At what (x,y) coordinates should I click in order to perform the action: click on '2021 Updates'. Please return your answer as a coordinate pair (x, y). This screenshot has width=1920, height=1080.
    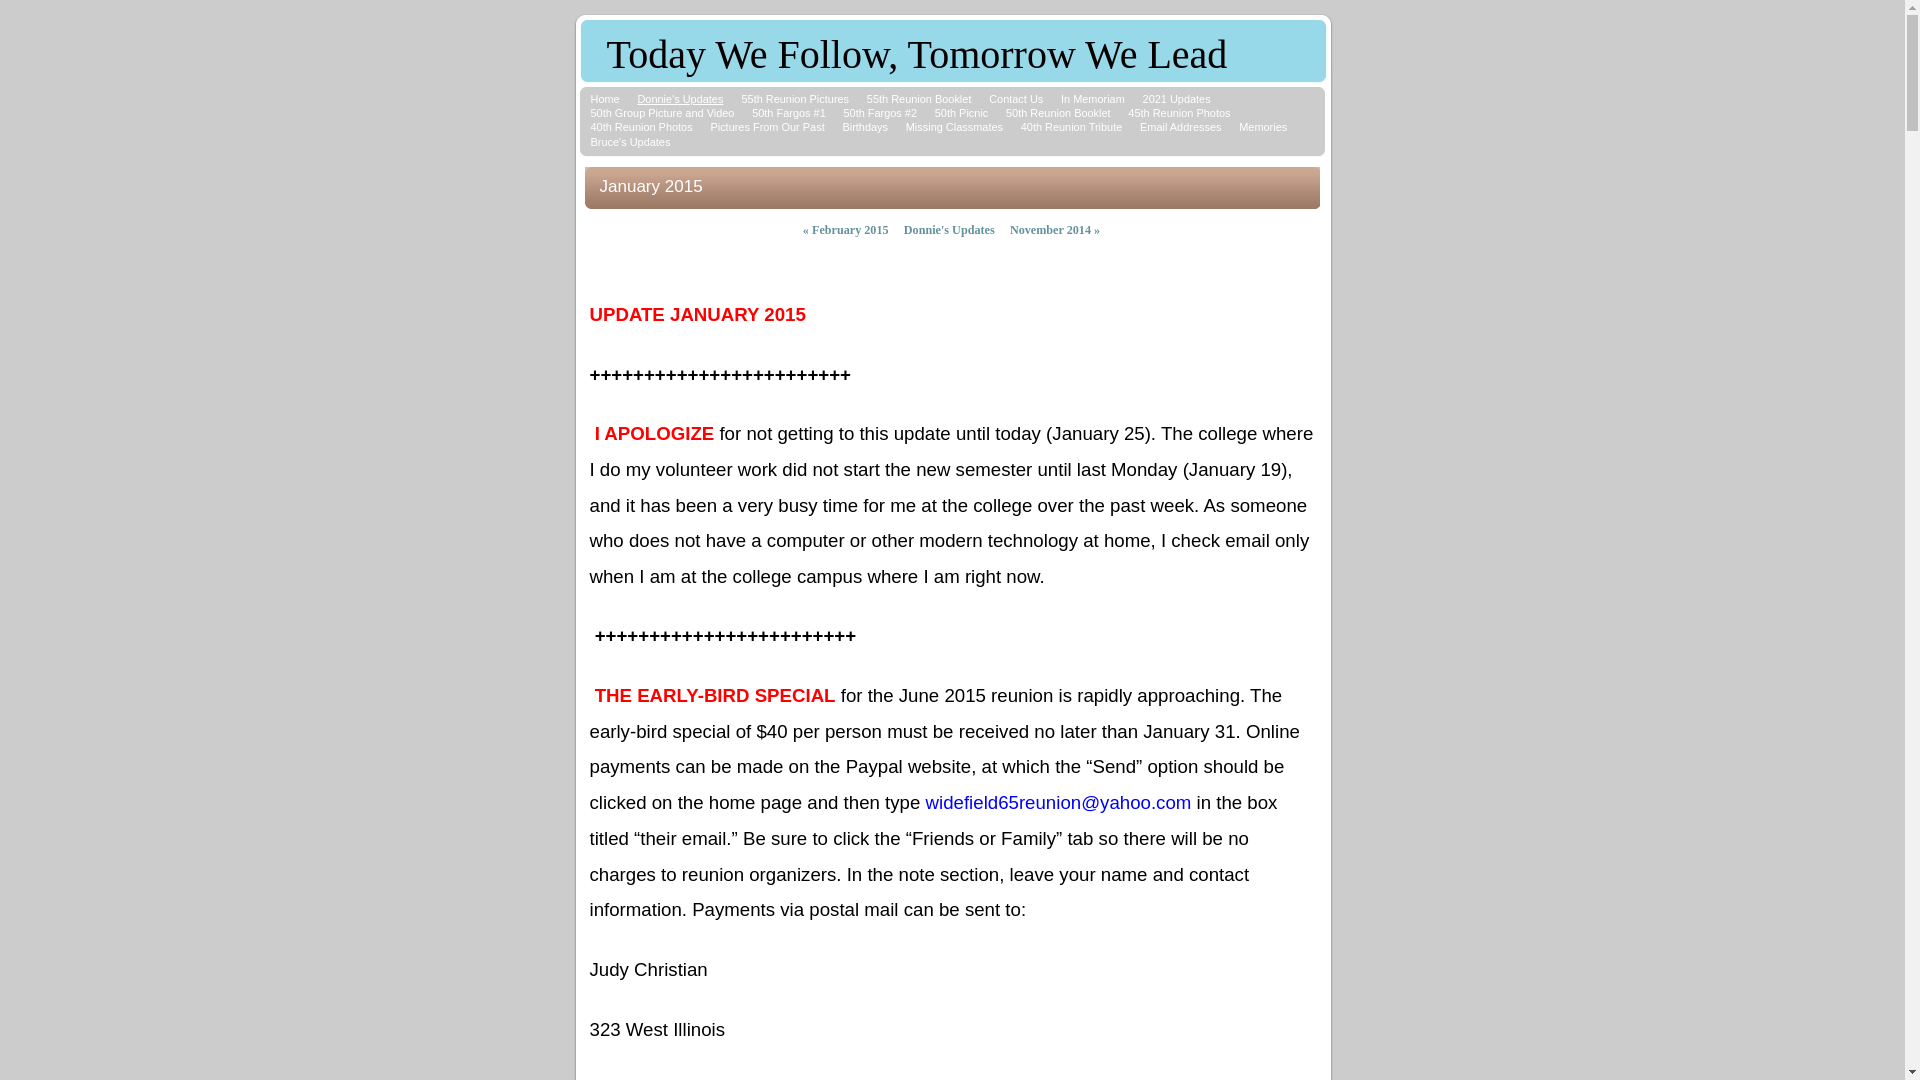
    Looking at the image, I should click on (1176, 99).